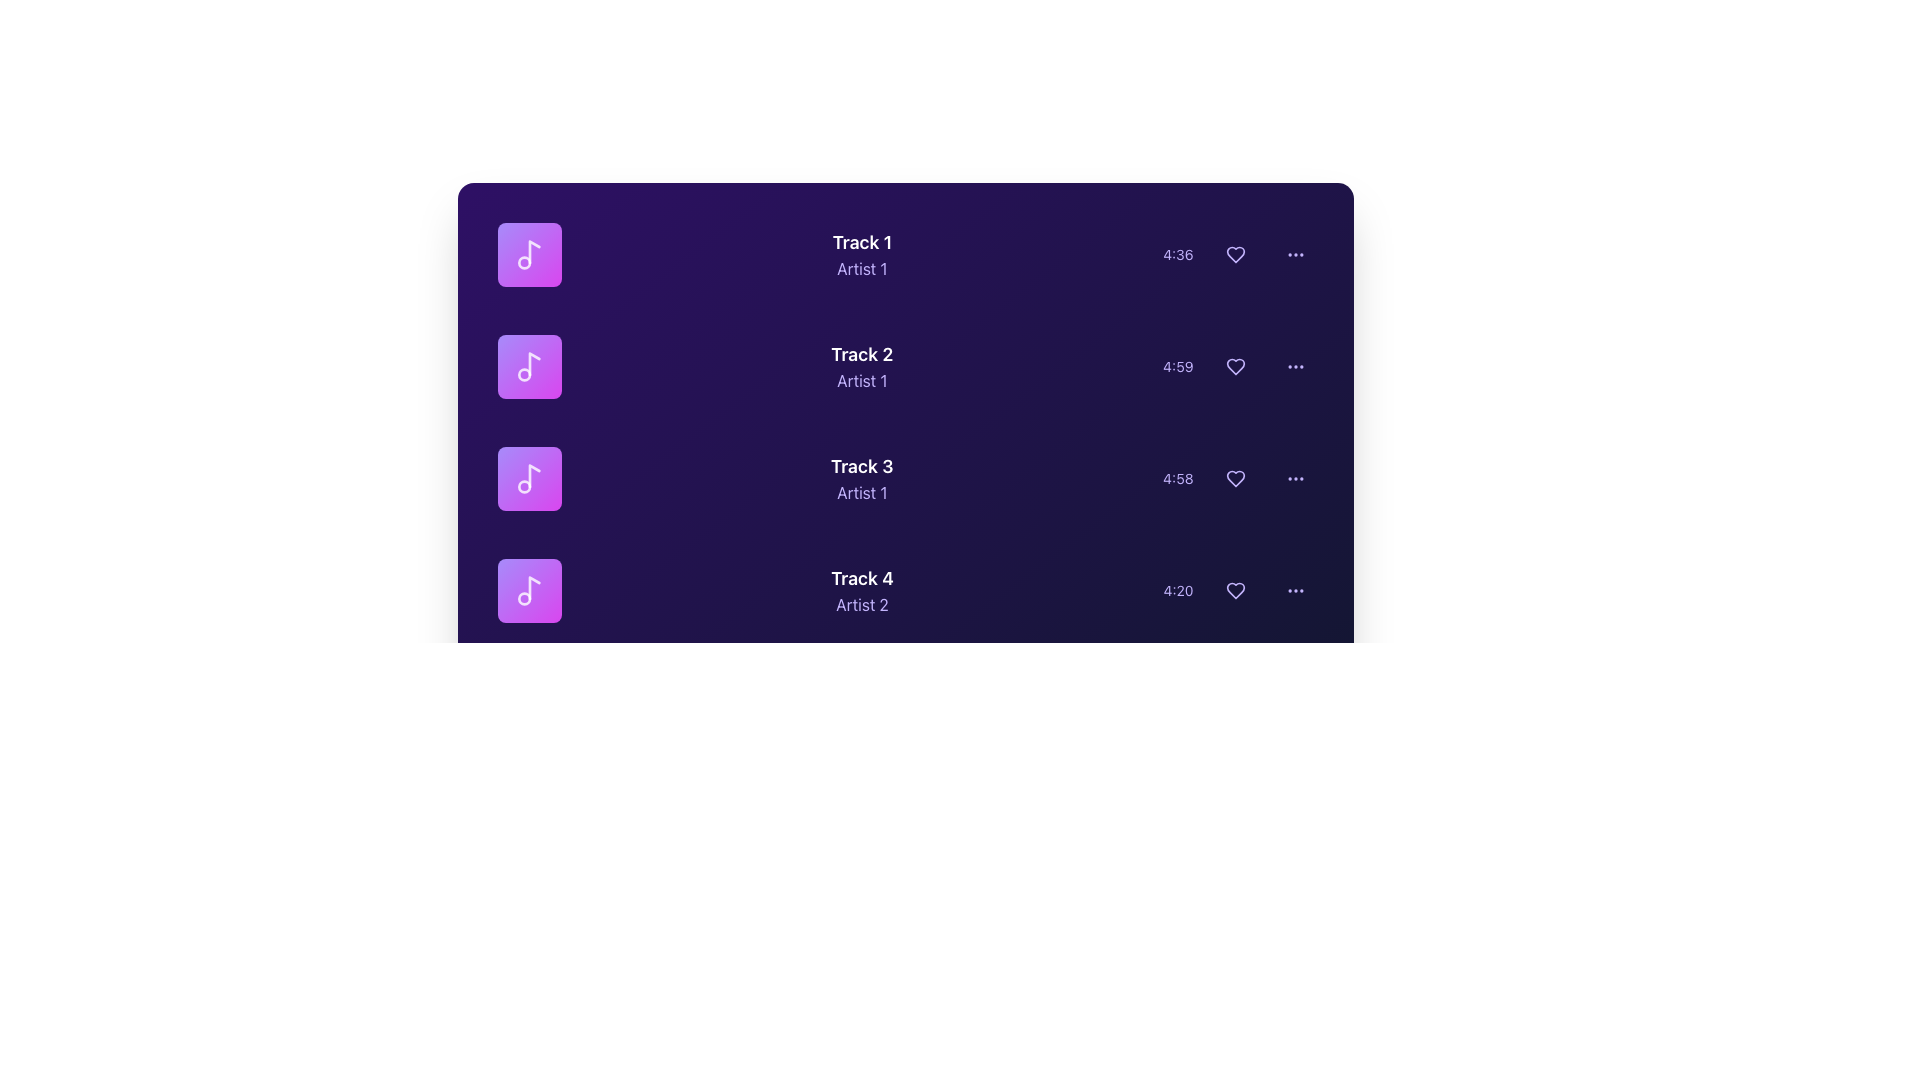 The image size is (1920, 1080). Describe the element at coordinates (862, 242) in the screenshot. I see `the 'Track 1' text label, which is displayed in bold white font and is the first title in a list of tracks` at that location.